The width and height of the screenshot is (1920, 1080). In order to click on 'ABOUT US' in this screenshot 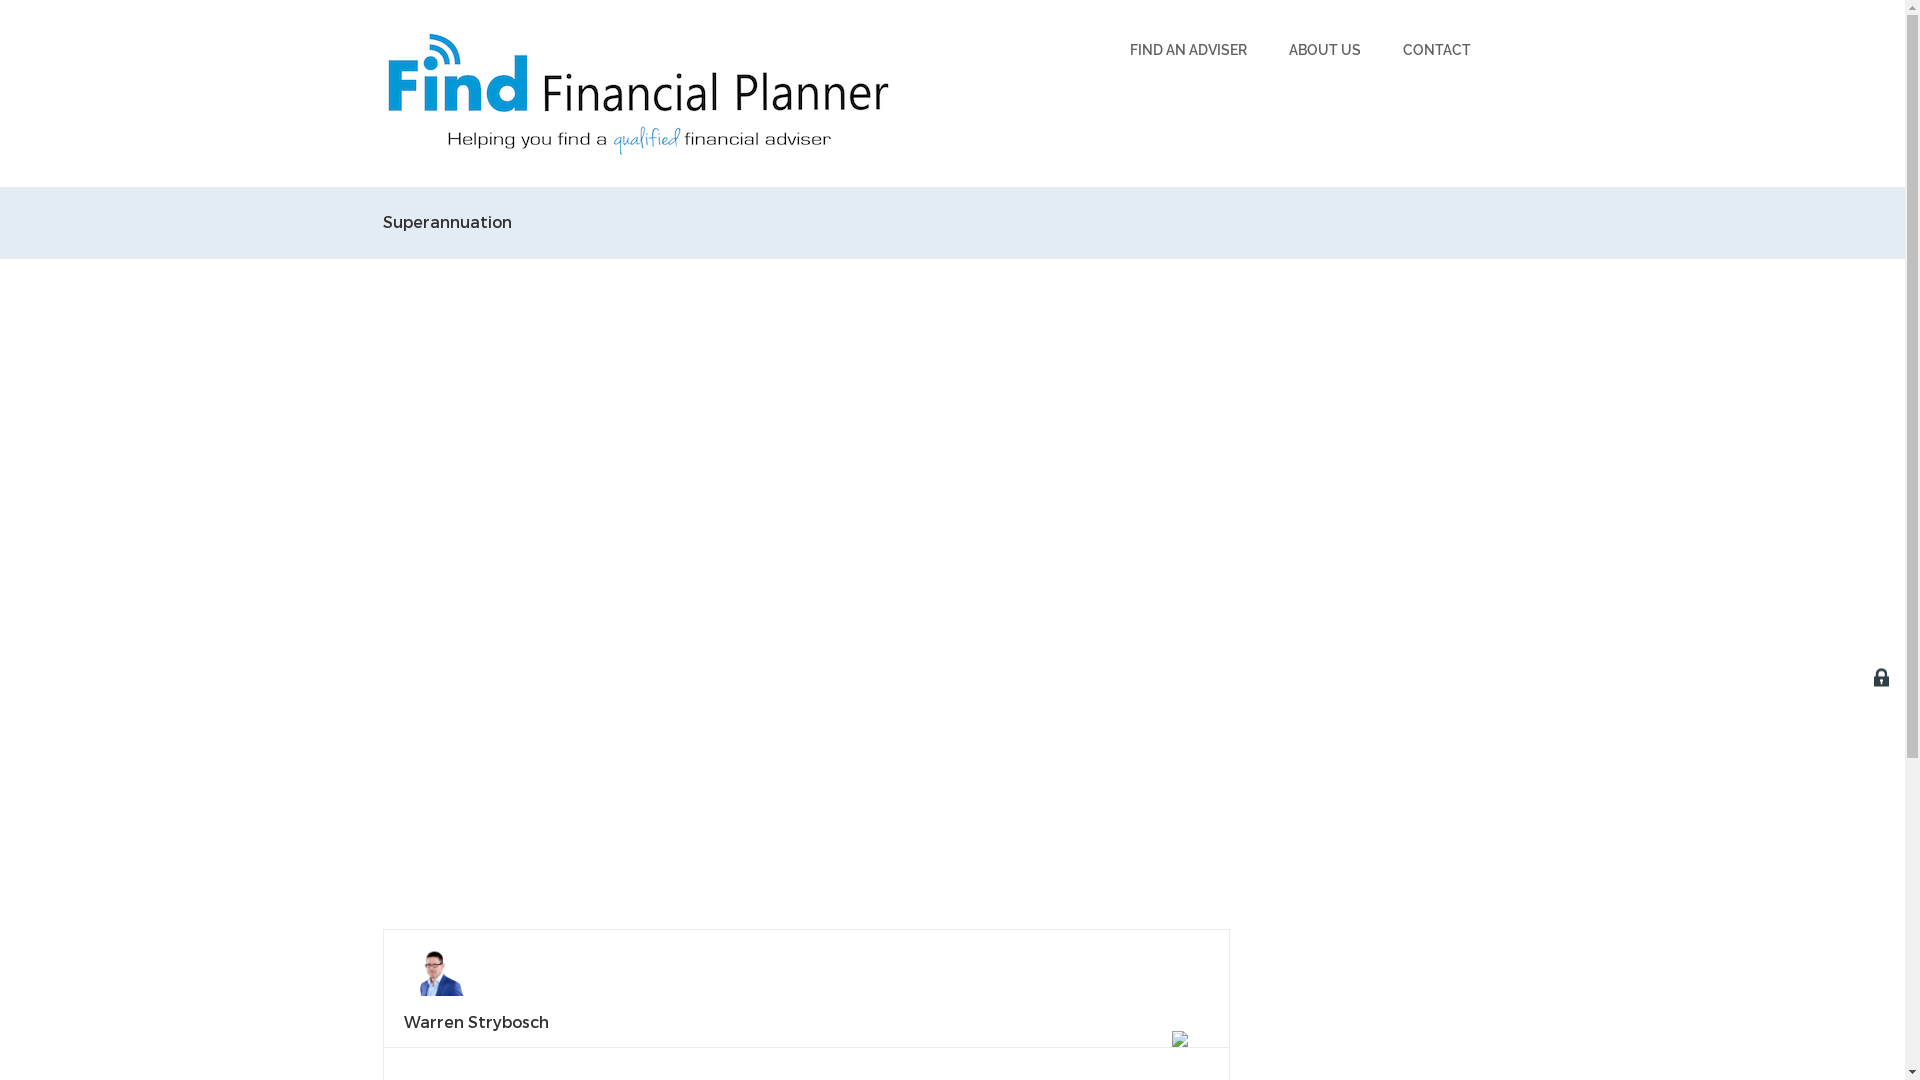, I will do `click(1324, 49)`.